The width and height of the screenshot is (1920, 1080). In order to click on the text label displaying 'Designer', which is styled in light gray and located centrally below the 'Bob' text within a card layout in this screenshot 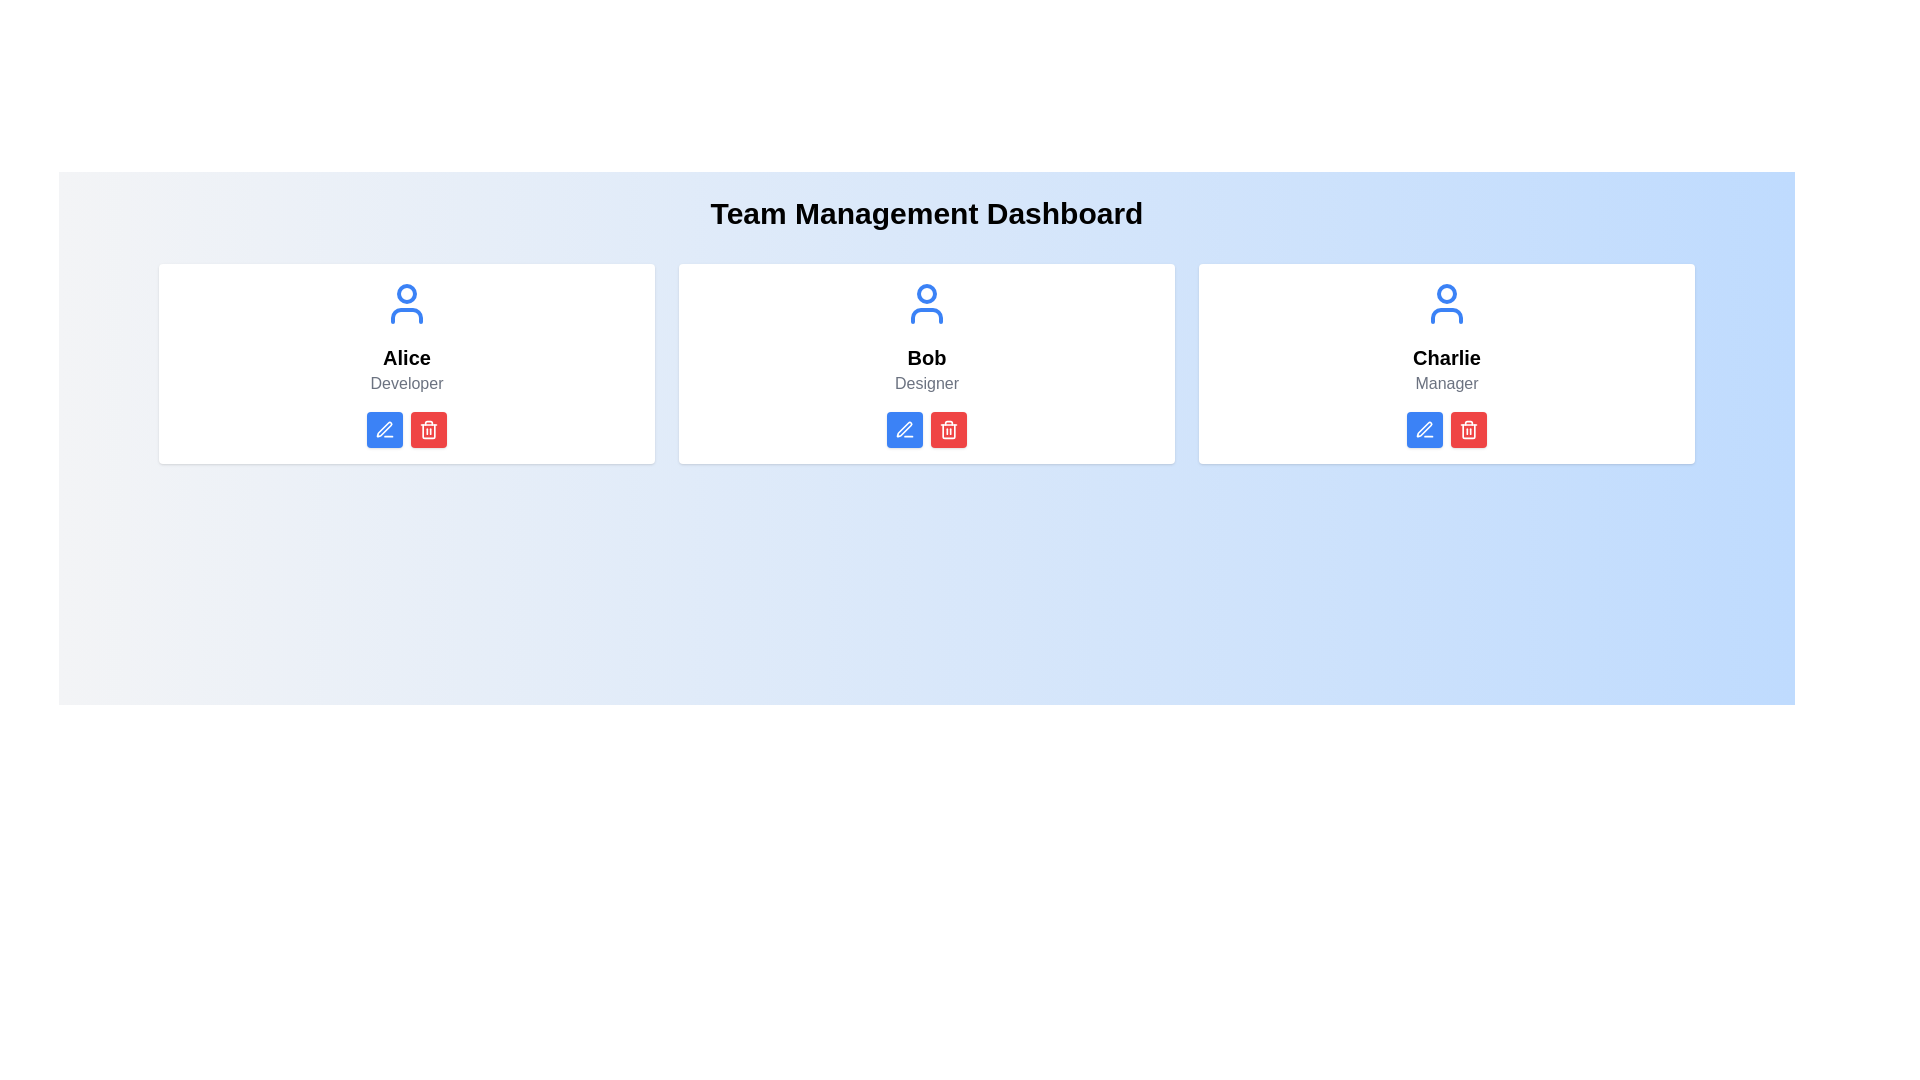, I will do `click(925, 384)`.